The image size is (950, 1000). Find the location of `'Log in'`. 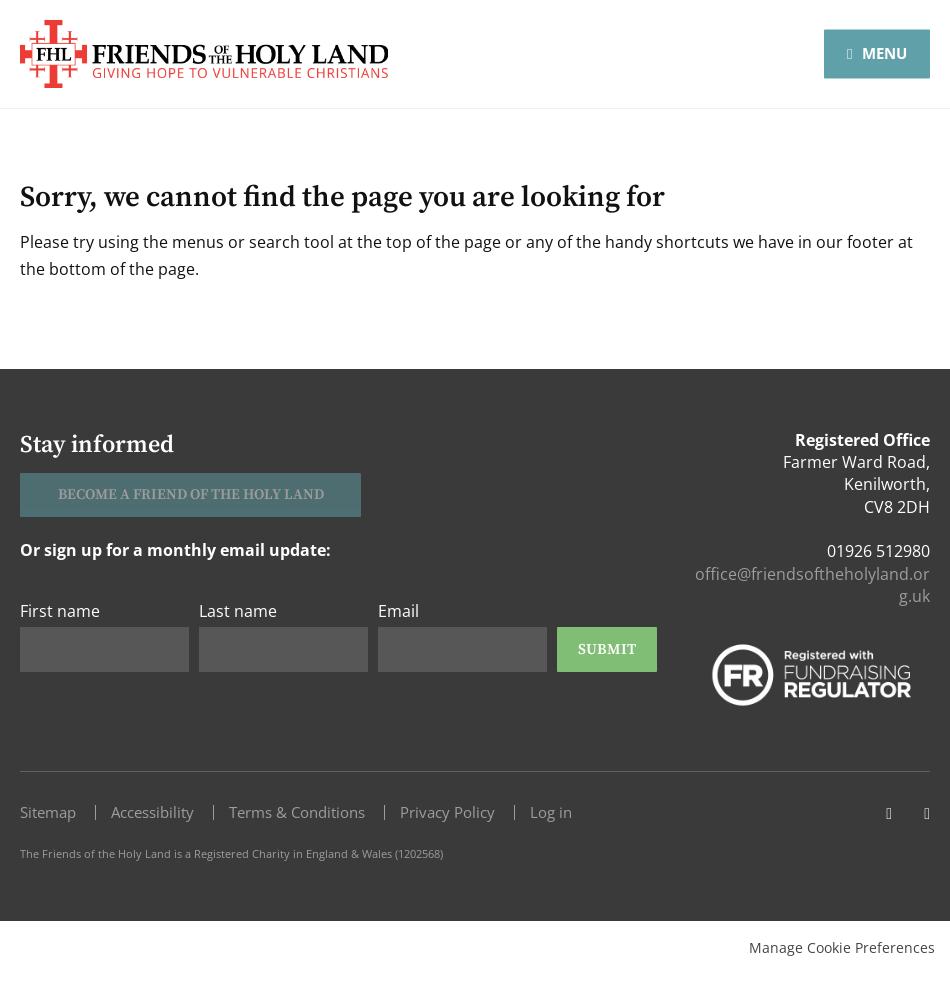

'Log in' is located at coordinates (551, 811).